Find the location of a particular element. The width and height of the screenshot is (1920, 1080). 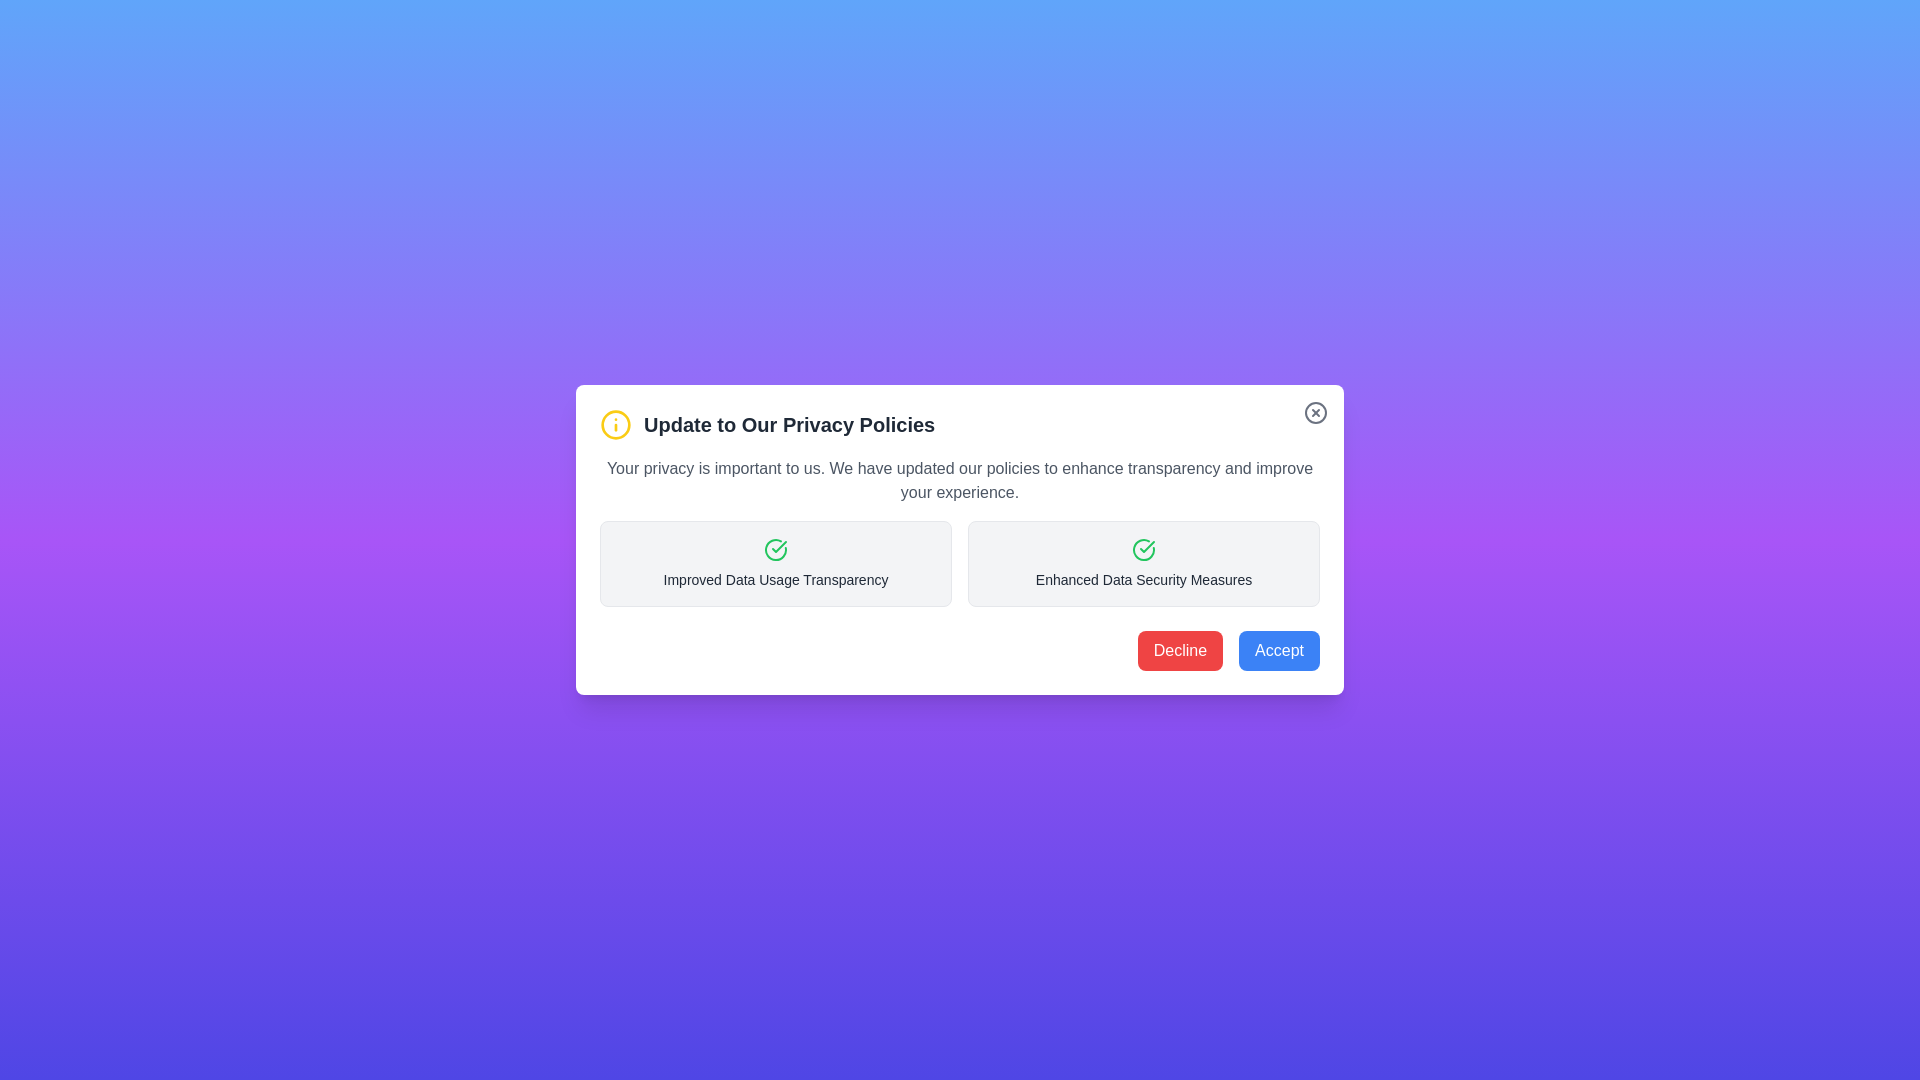

close button at the top-right corner of the dialog to close it is located at coordinates (1315, 411).